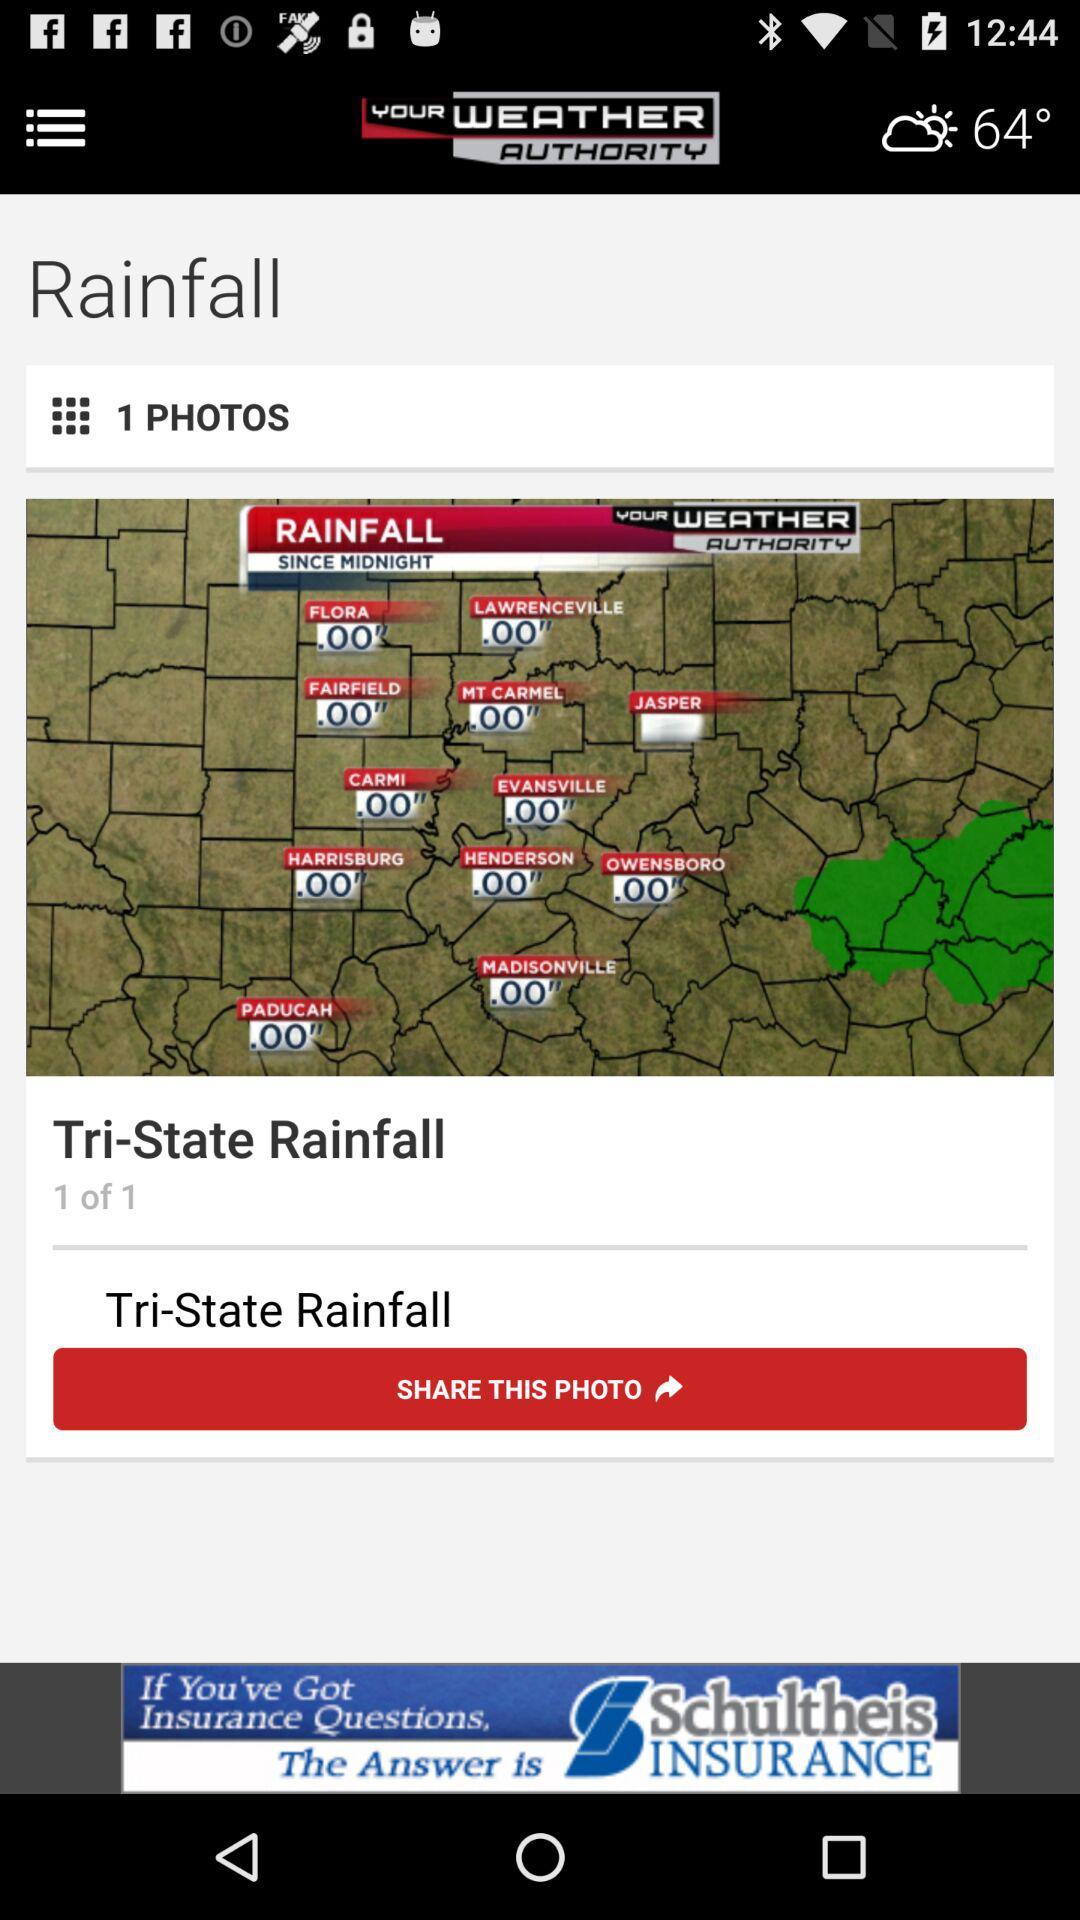 The height and width of the screenshot is (1920, 1080). Describe the element at coordinates (540, 1311) in the screenshot. I see `the element shows tri-state predicted rainfall` at that location.